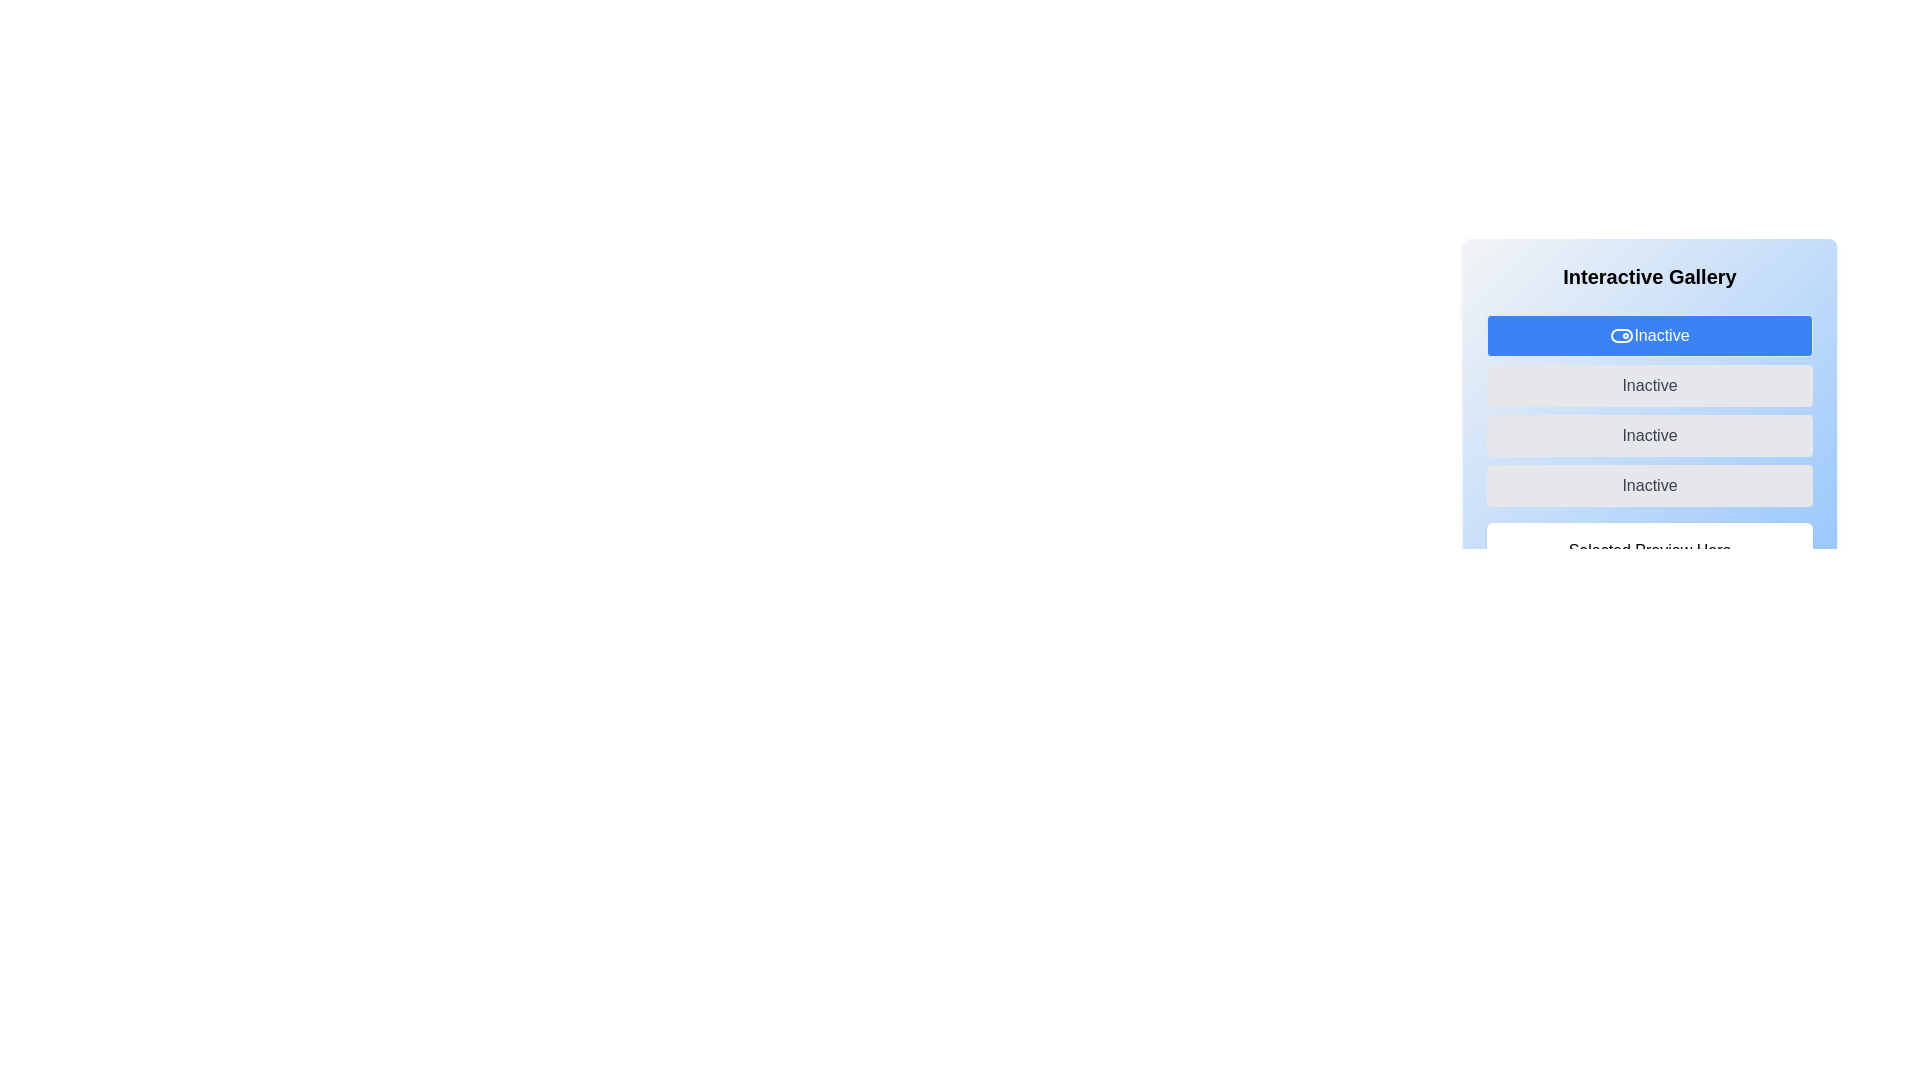  What do you see at coordinates (1650, 334) in the screenshot?
I see `the button corresponding to 0 to activate it and update the preview` at bounding box center [1650, 334].